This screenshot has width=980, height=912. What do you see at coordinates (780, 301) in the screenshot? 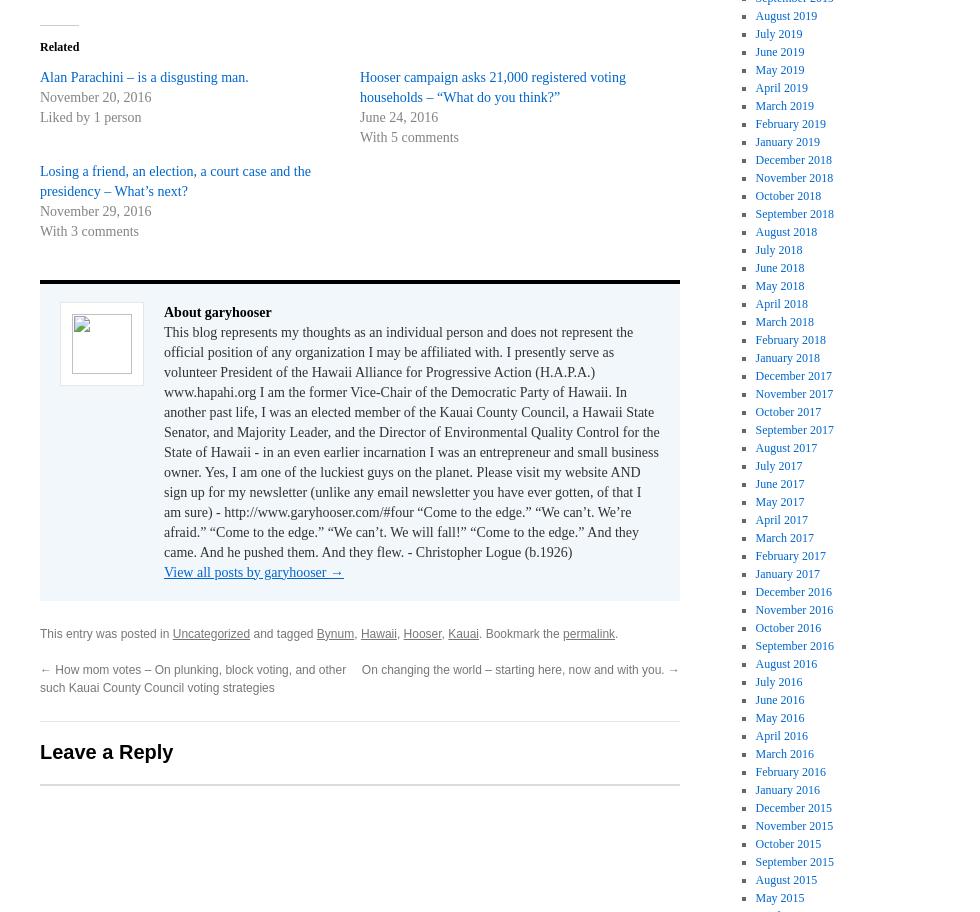
I see `'April 2018'` at bounding box center [780, 301].